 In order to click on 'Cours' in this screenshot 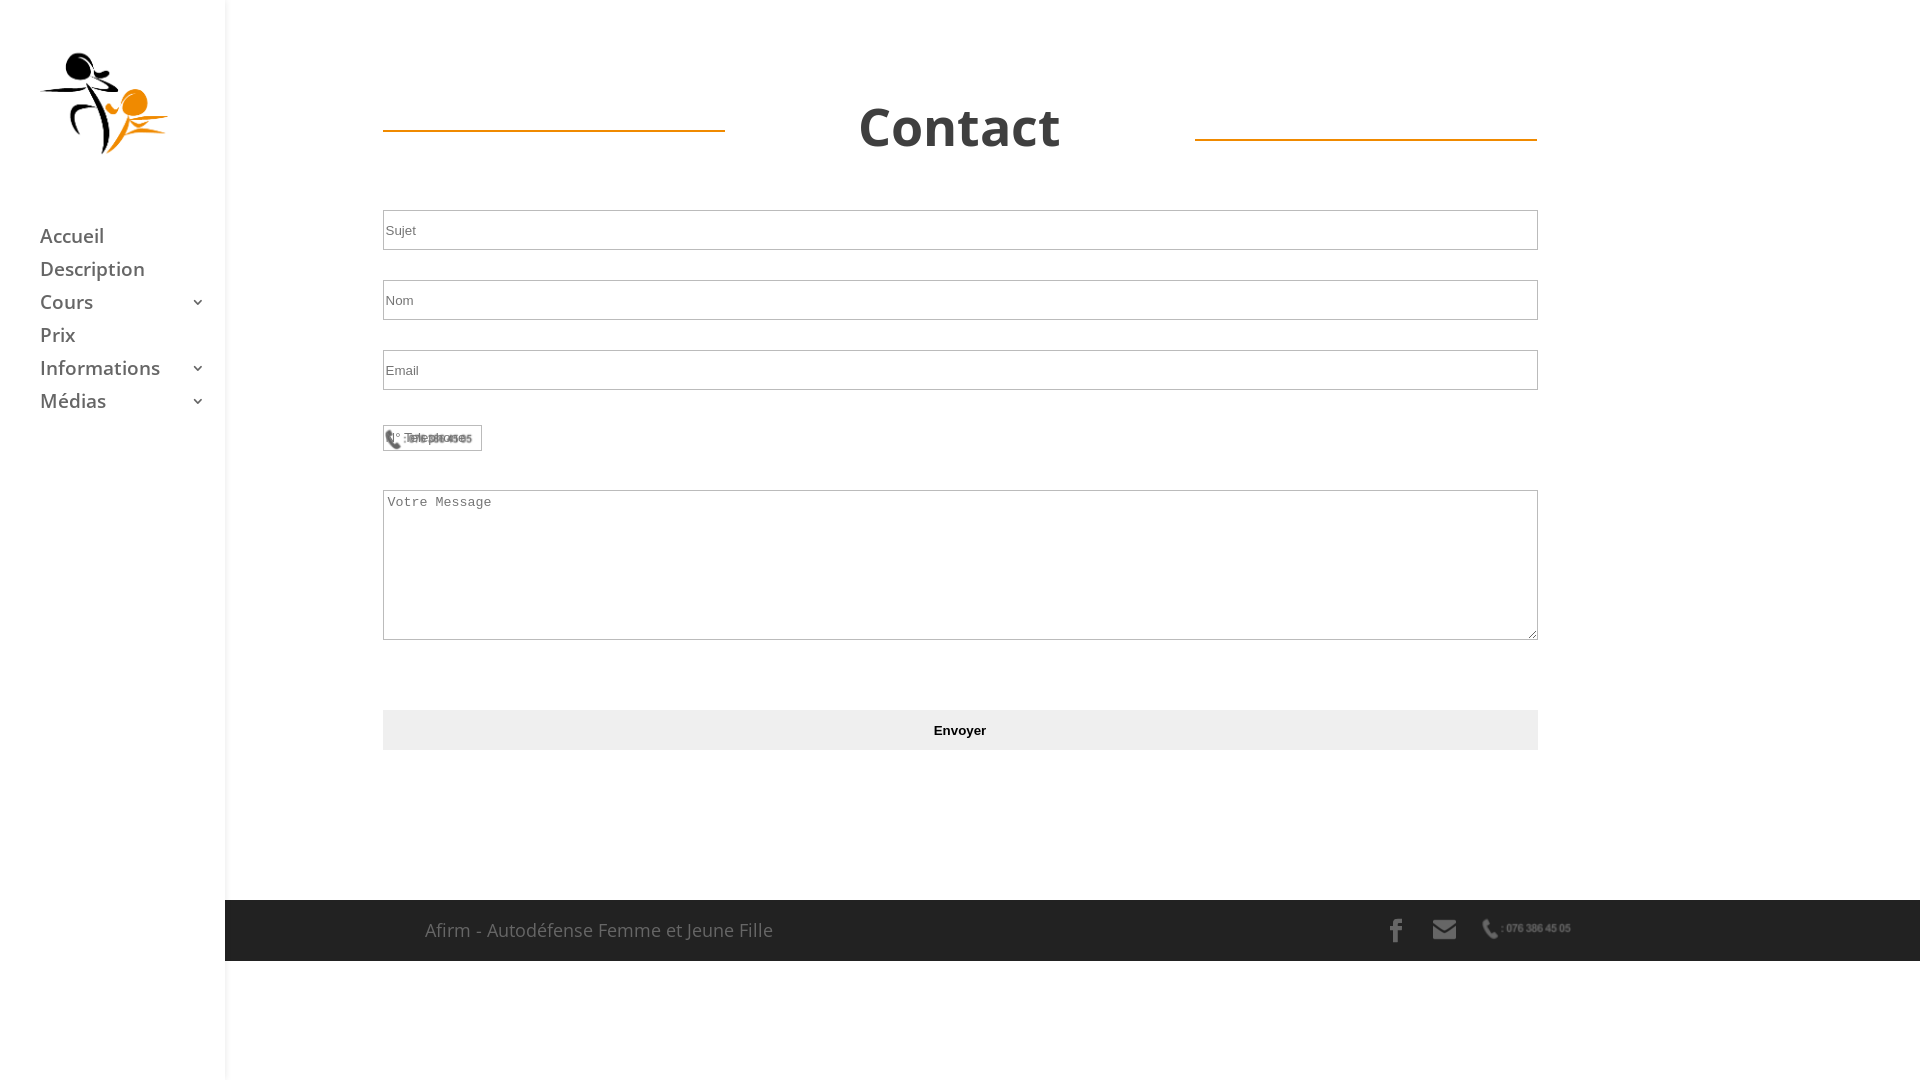, I will do `click(131, 311)`.